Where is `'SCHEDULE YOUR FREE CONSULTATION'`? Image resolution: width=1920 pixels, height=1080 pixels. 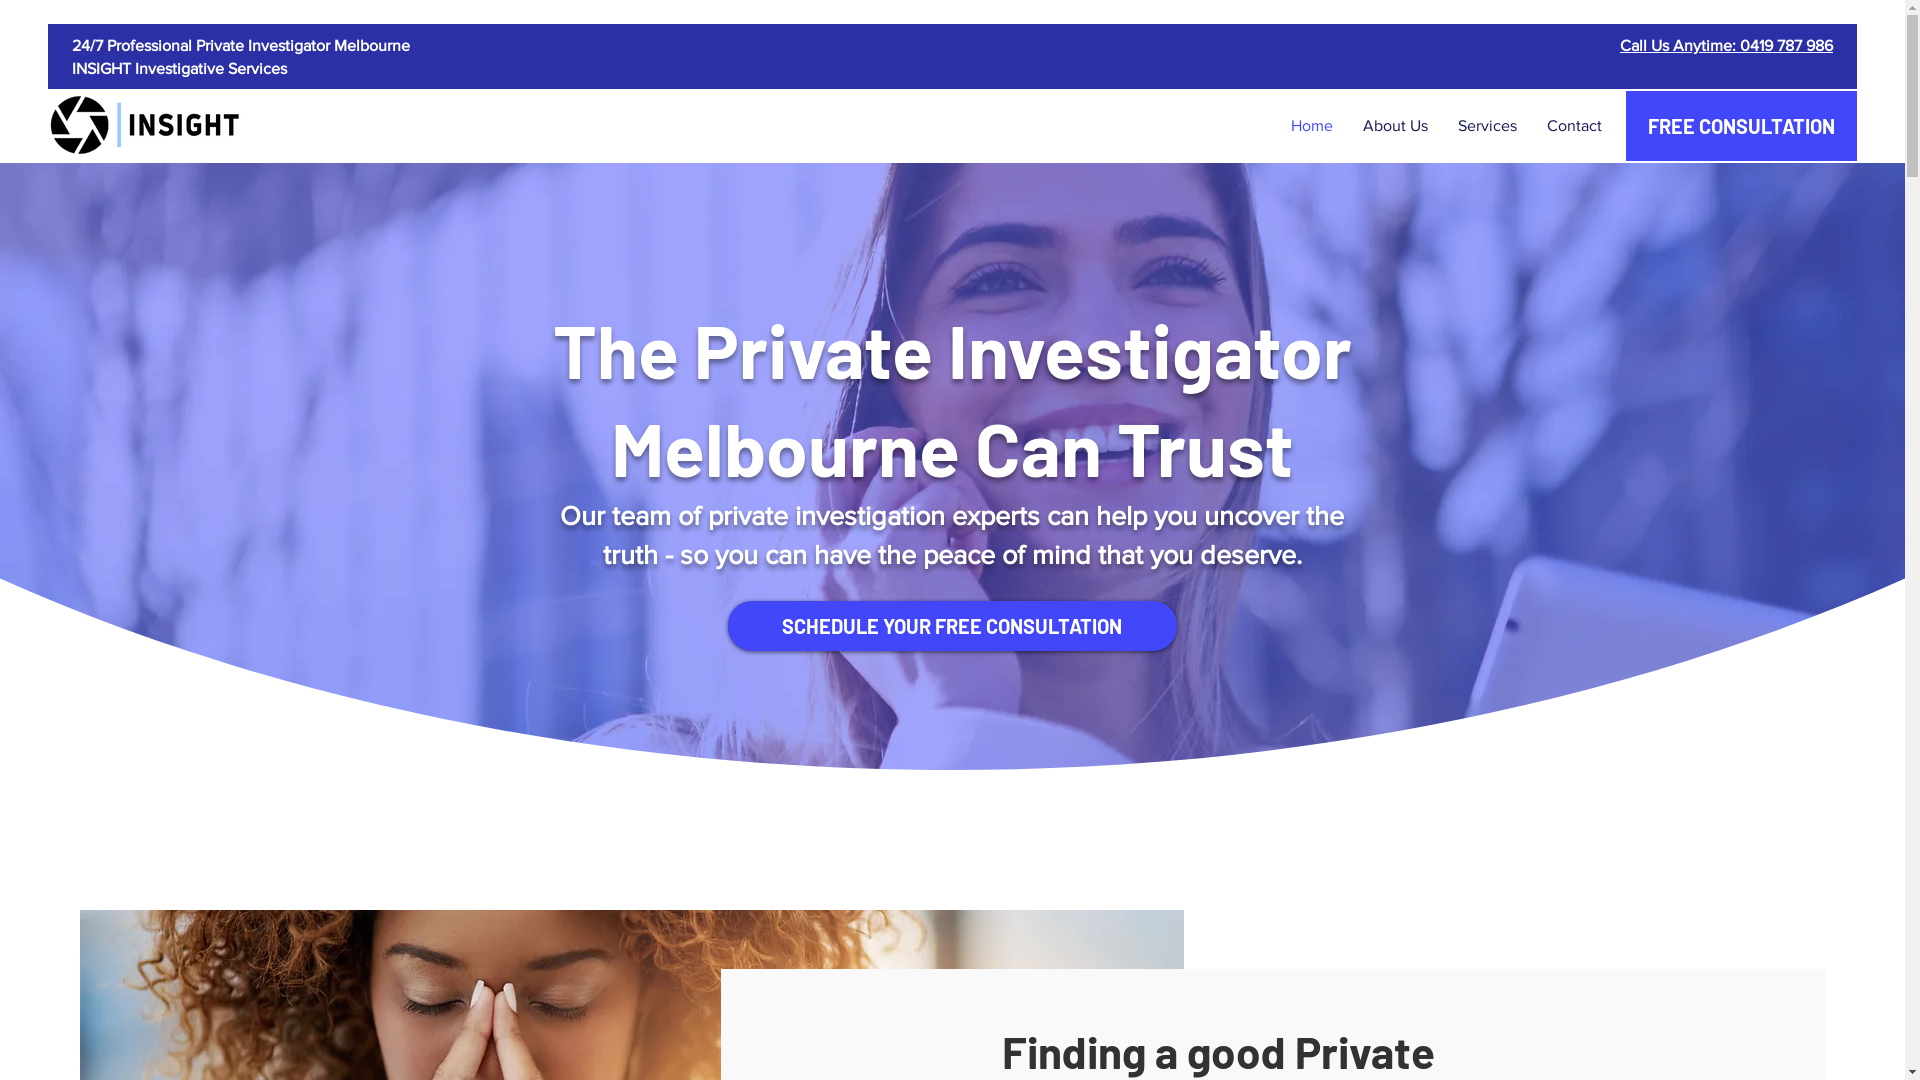
'SCHEDULE YOUR FREE CONSULTATION' is located at coordinates (951, 624).